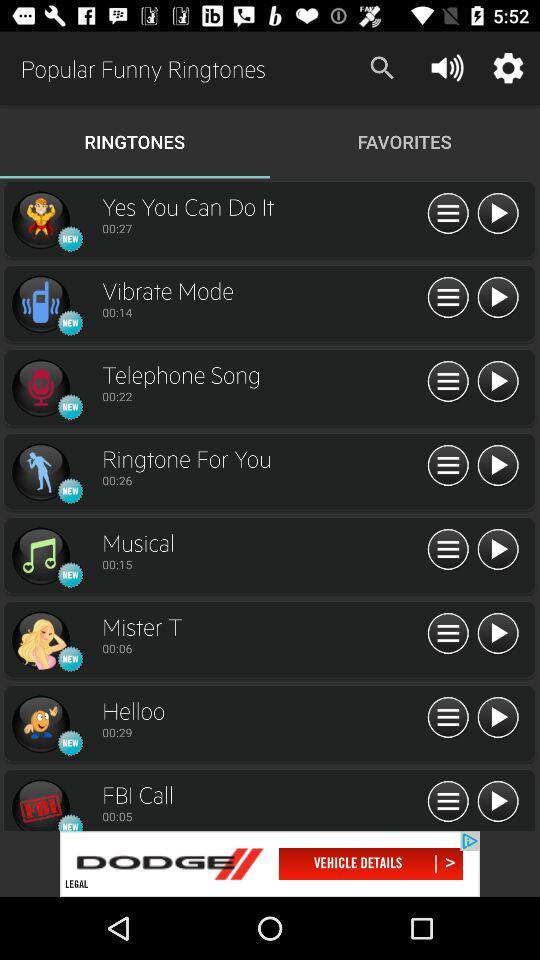 The width and height of the screenshot is (540, 960). I want to click on play, so click(496, 633).